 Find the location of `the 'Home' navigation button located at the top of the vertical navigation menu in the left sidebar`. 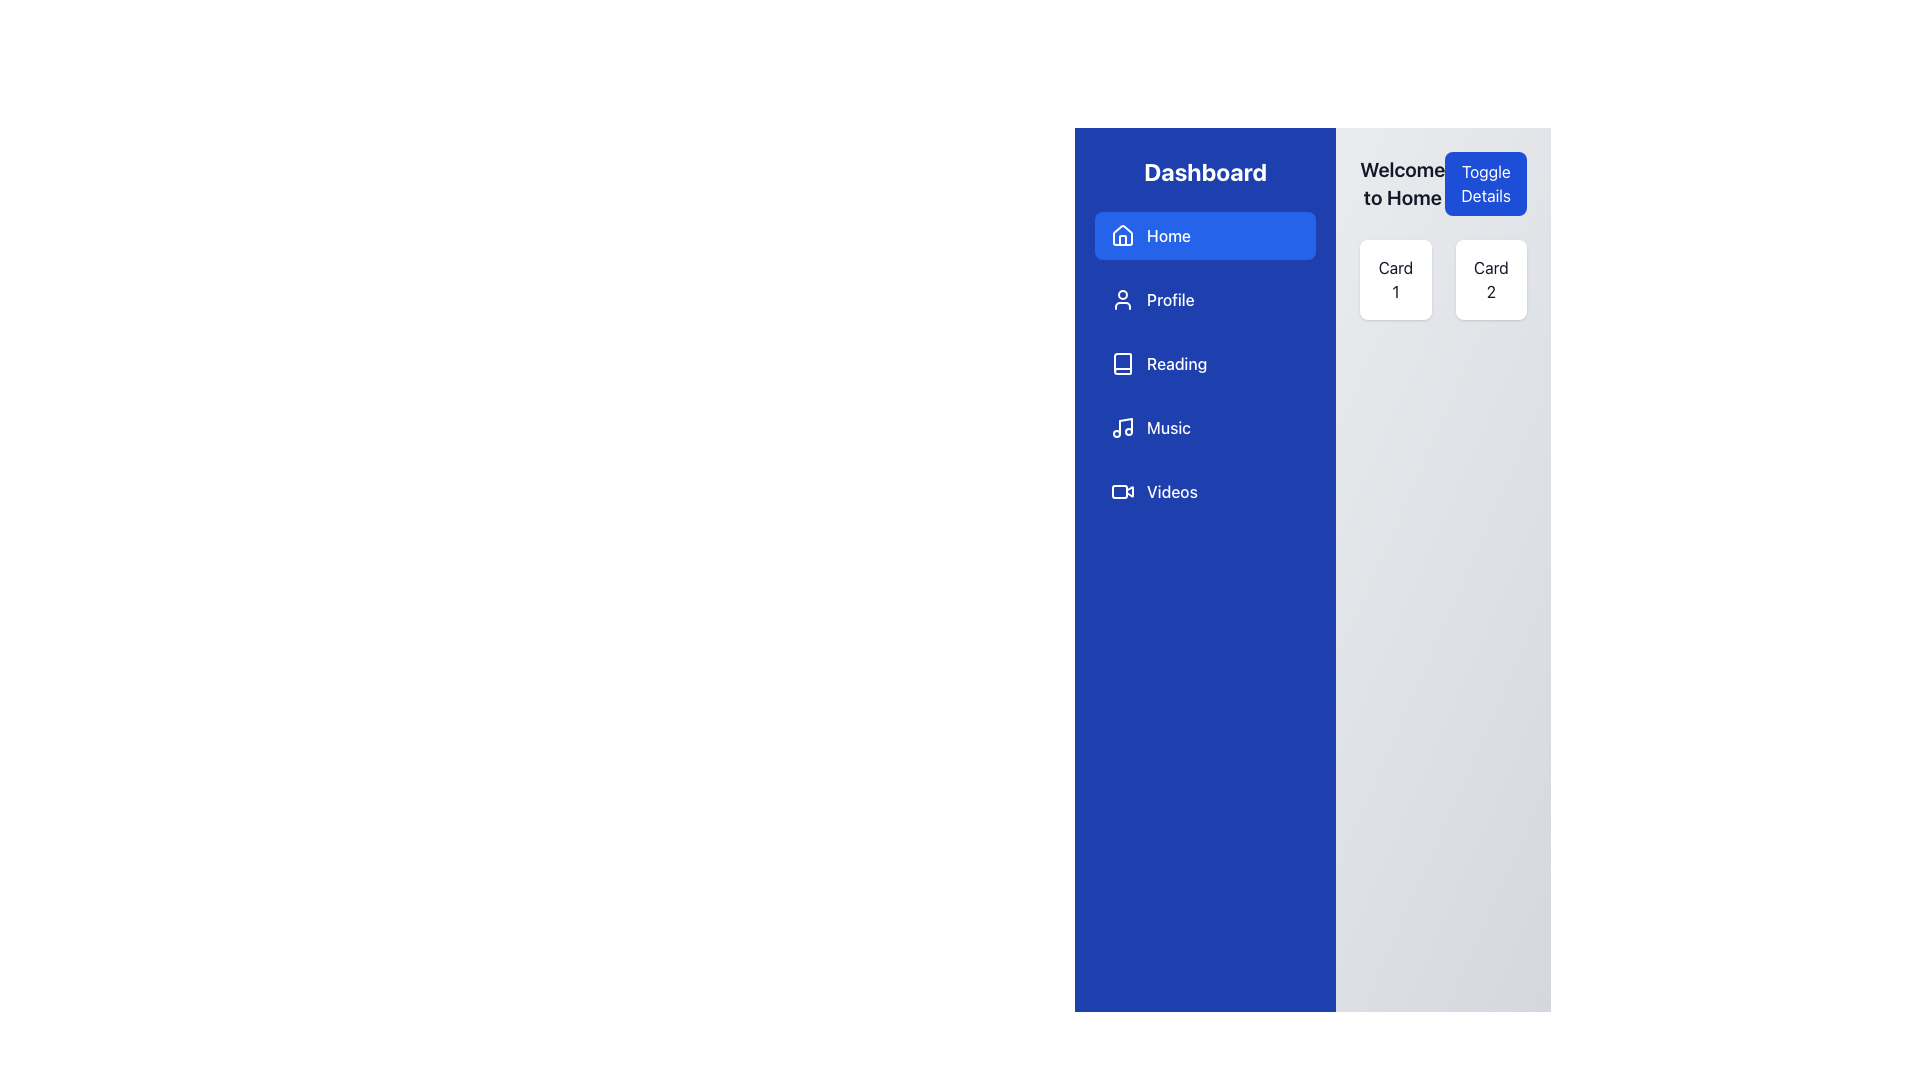

the 'Home' navigation button located at the top of the vertical navigation menu in the left sidebar is located at coordinates (1204, 234).